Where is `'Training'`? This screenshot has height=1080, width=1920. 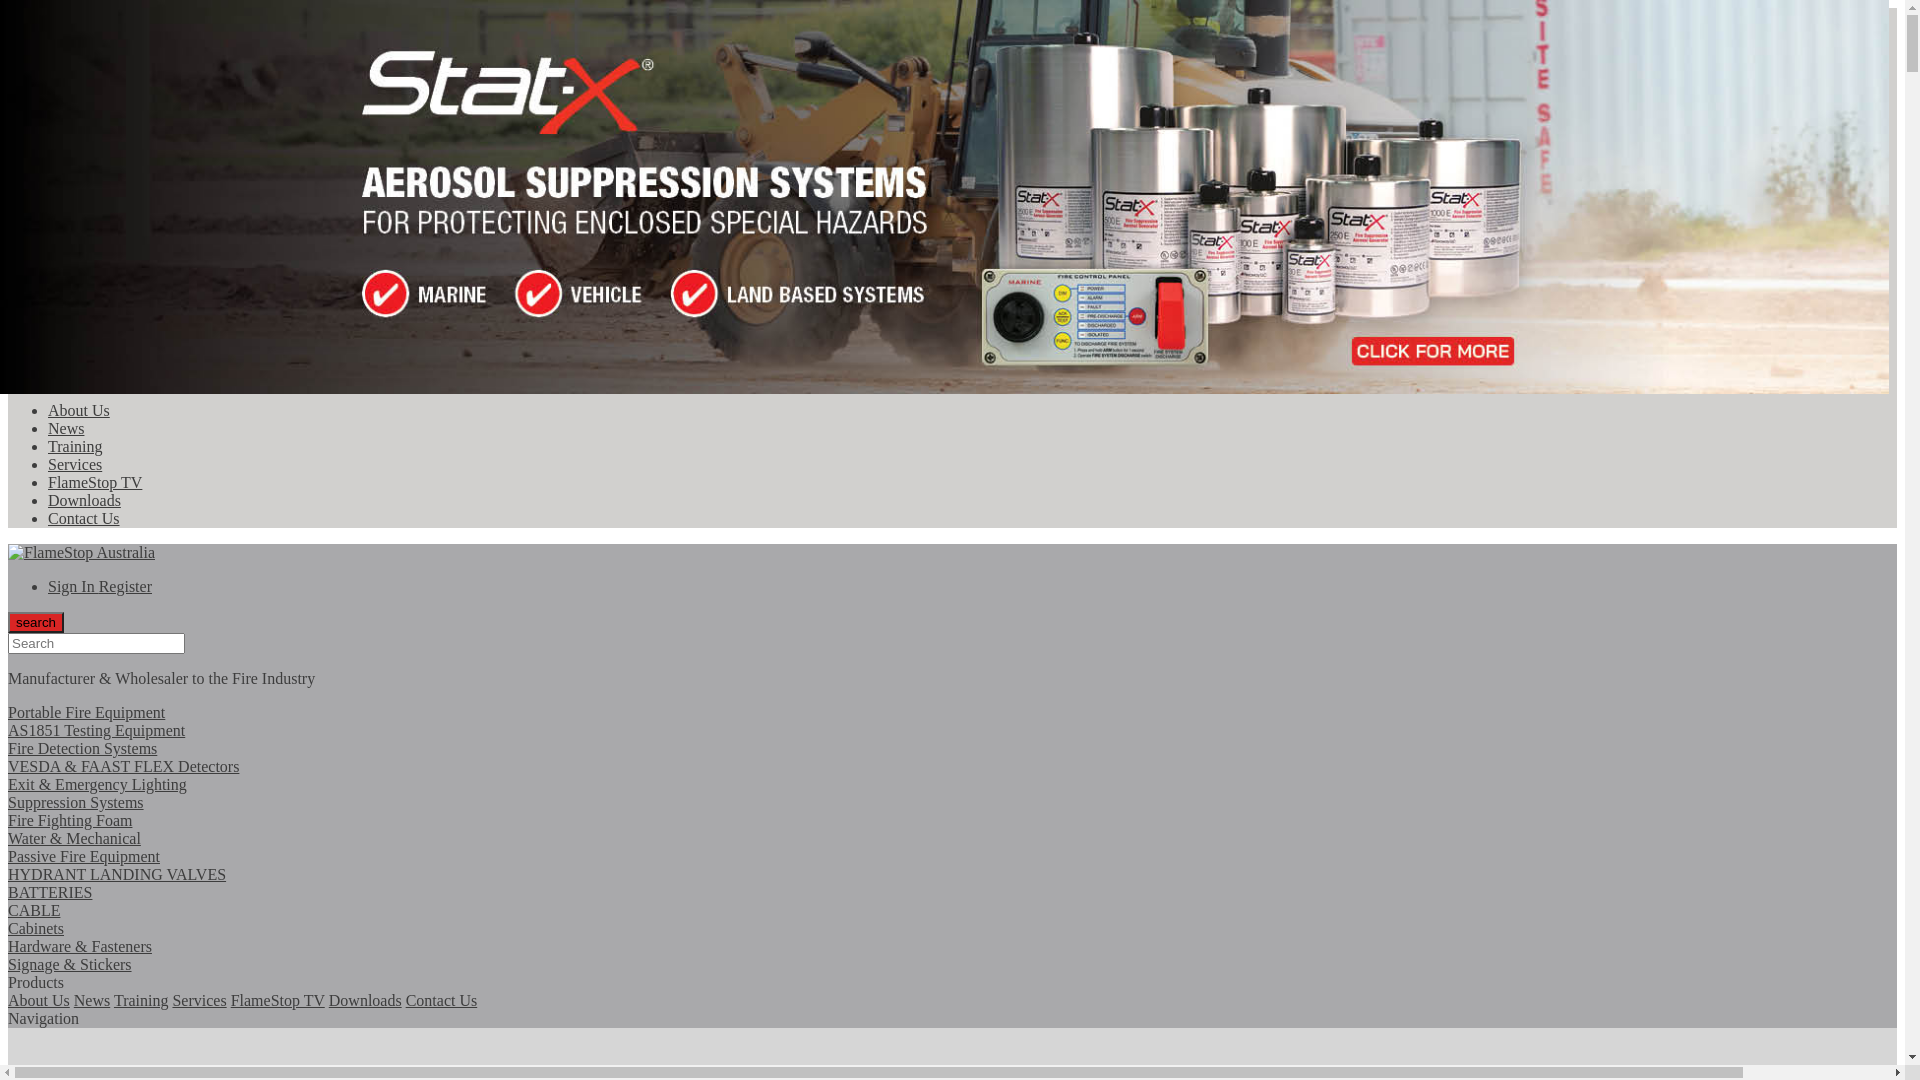 'Training' is located at coordinates (75, 445).